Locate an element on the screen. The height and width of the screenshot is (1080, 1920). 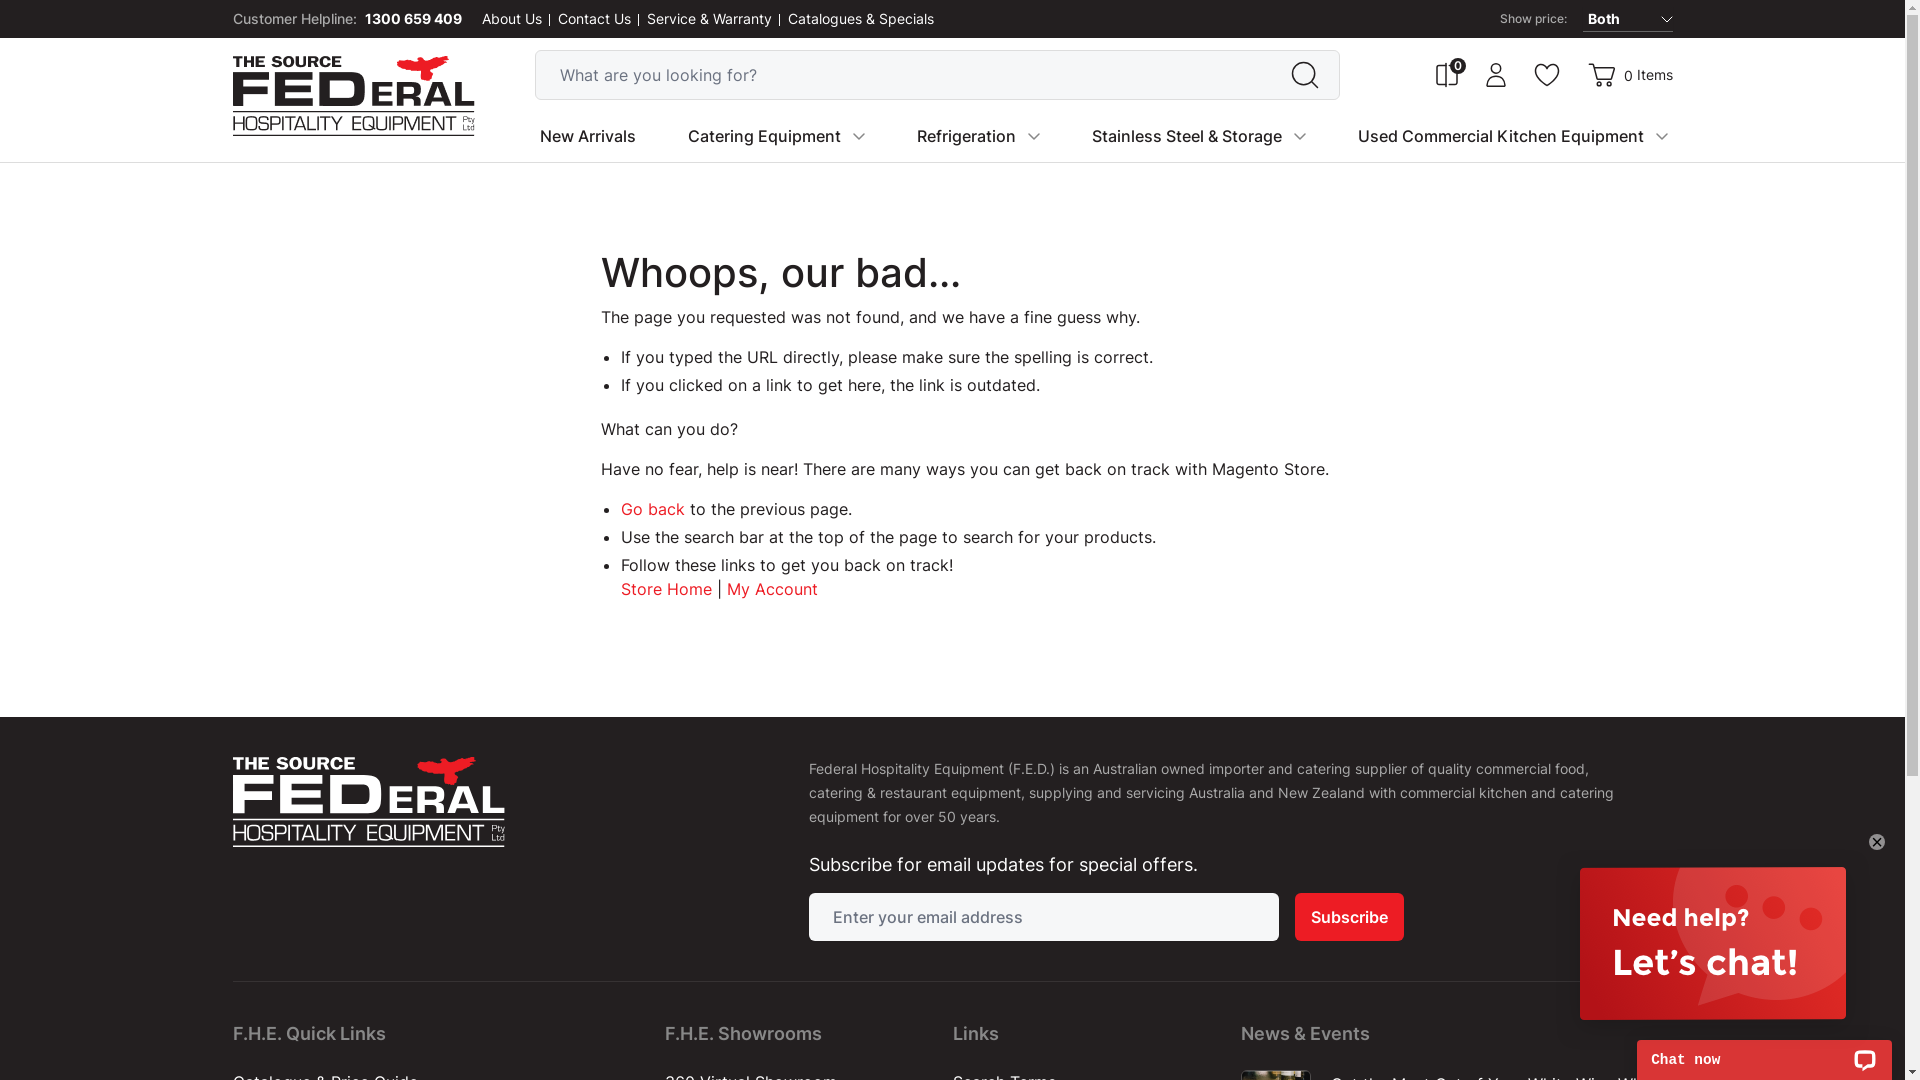
'About Us' is located at coordinates (512, 19).